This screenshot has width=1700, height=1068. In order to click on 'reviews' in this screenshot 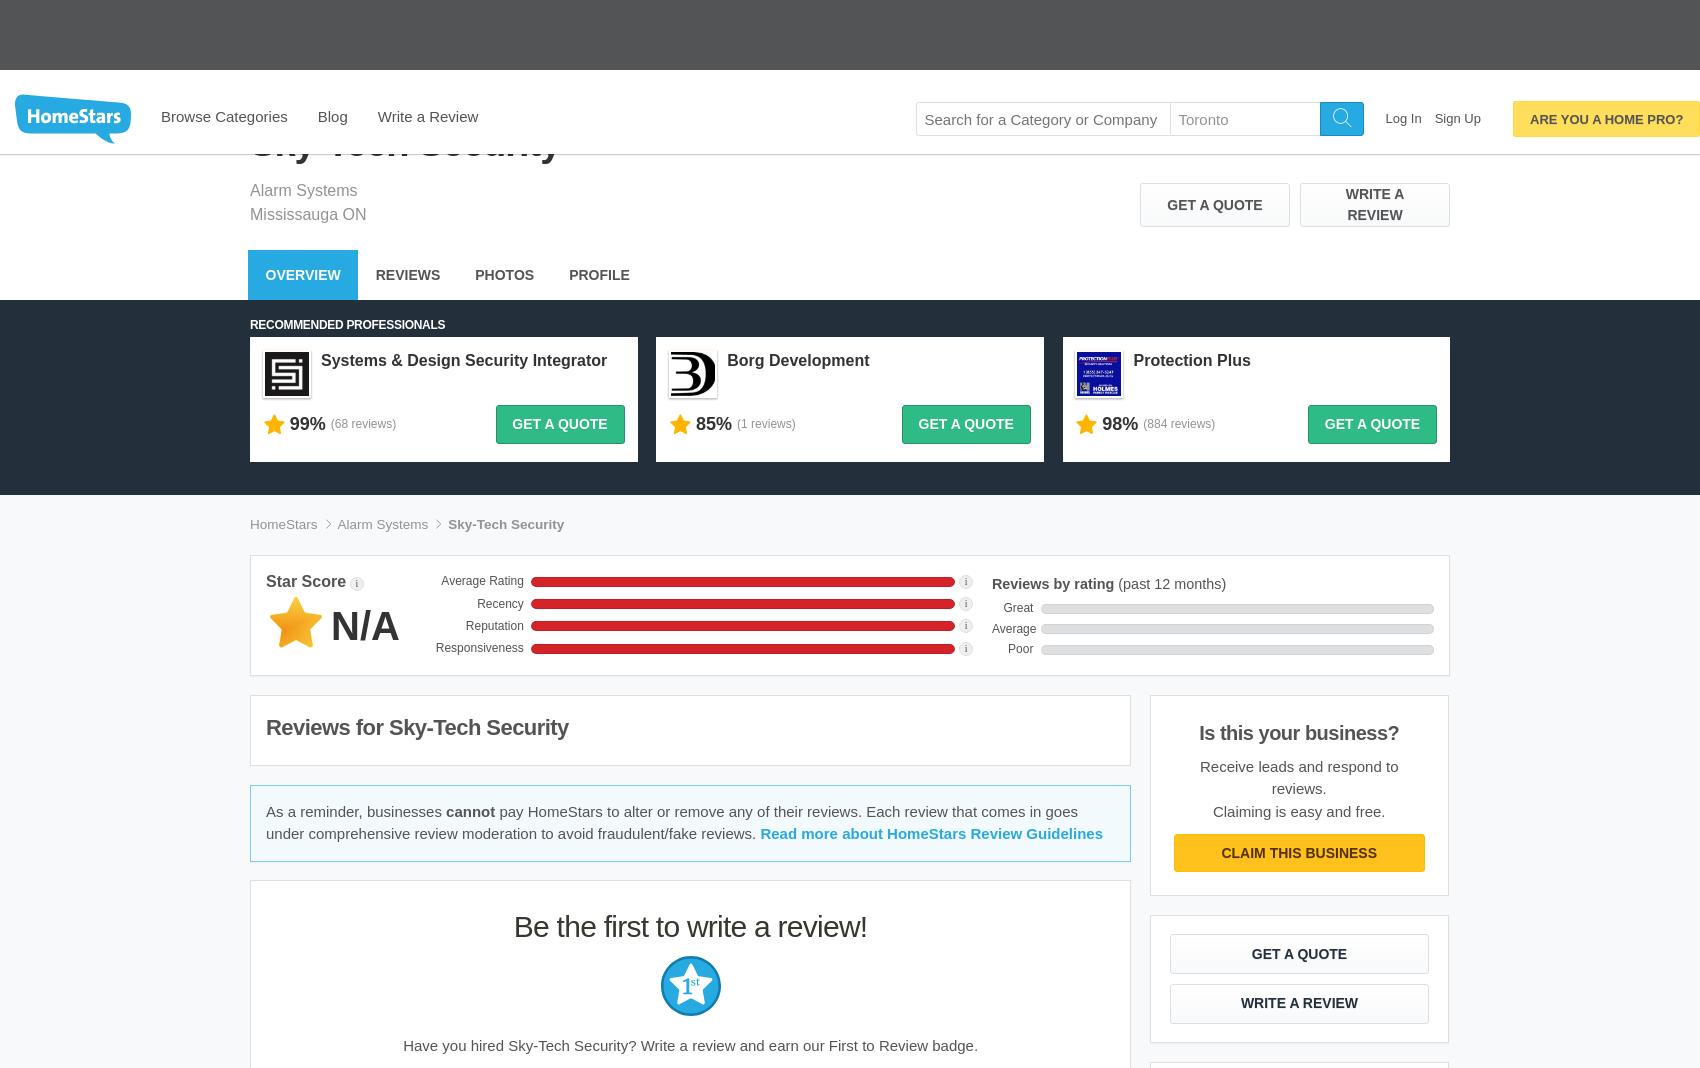, I will do `click(374, 189)`.